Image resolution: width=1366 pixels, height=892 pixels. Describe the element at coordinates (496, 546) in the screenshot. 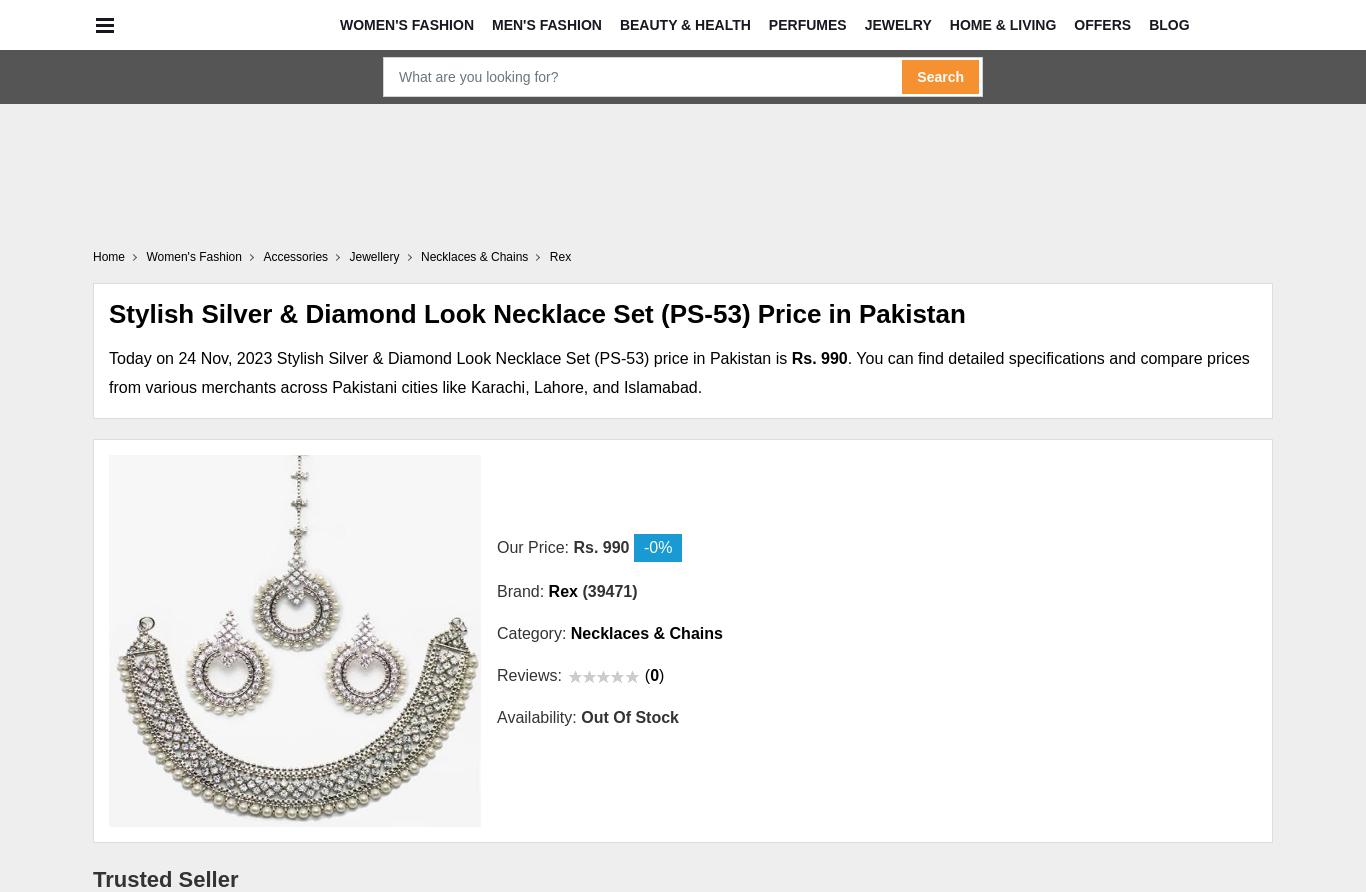

I see `'Our Price:'` at that location.